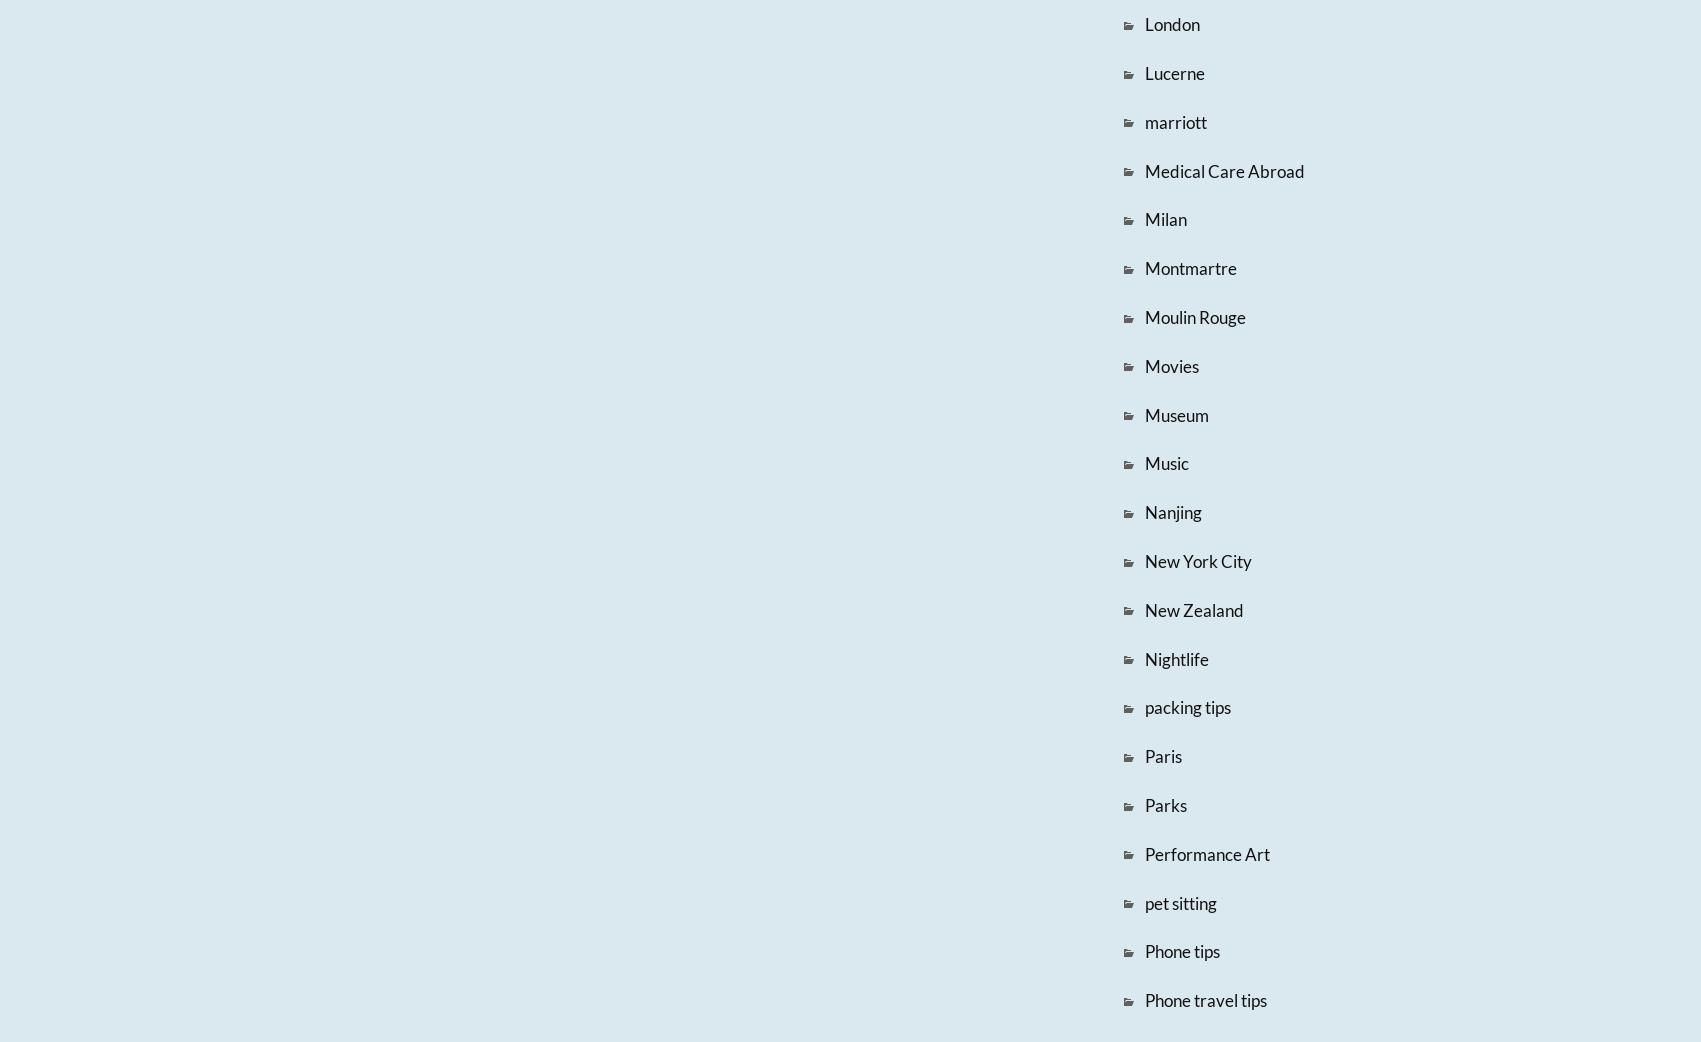 Image resolution: width=1701 pixels, height=1042 pixels. What do you see at coordinates (1171, 512) in the screenshot?
I see `'Nanjing'` at bounding box center [1171, 512].